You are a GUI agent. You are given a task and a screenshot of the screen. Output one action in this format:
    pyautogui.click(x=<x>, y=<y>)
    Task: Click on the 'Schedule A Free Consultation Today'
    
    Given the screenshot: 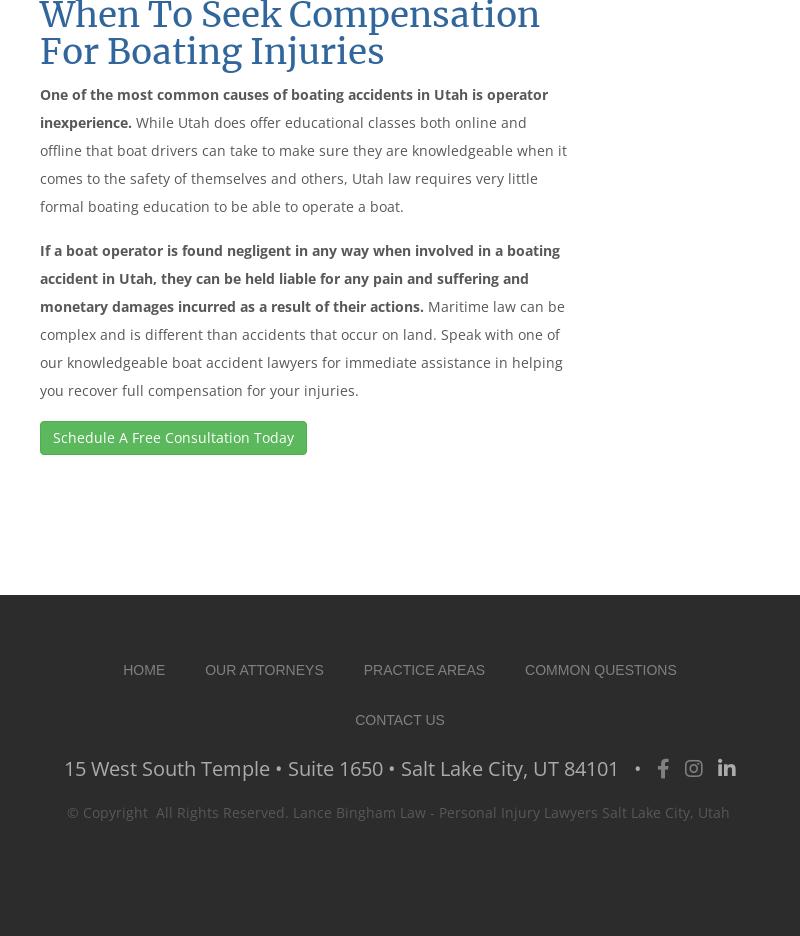 What is the action you would take?
    pyautogui.click(x=172, y=436)
    